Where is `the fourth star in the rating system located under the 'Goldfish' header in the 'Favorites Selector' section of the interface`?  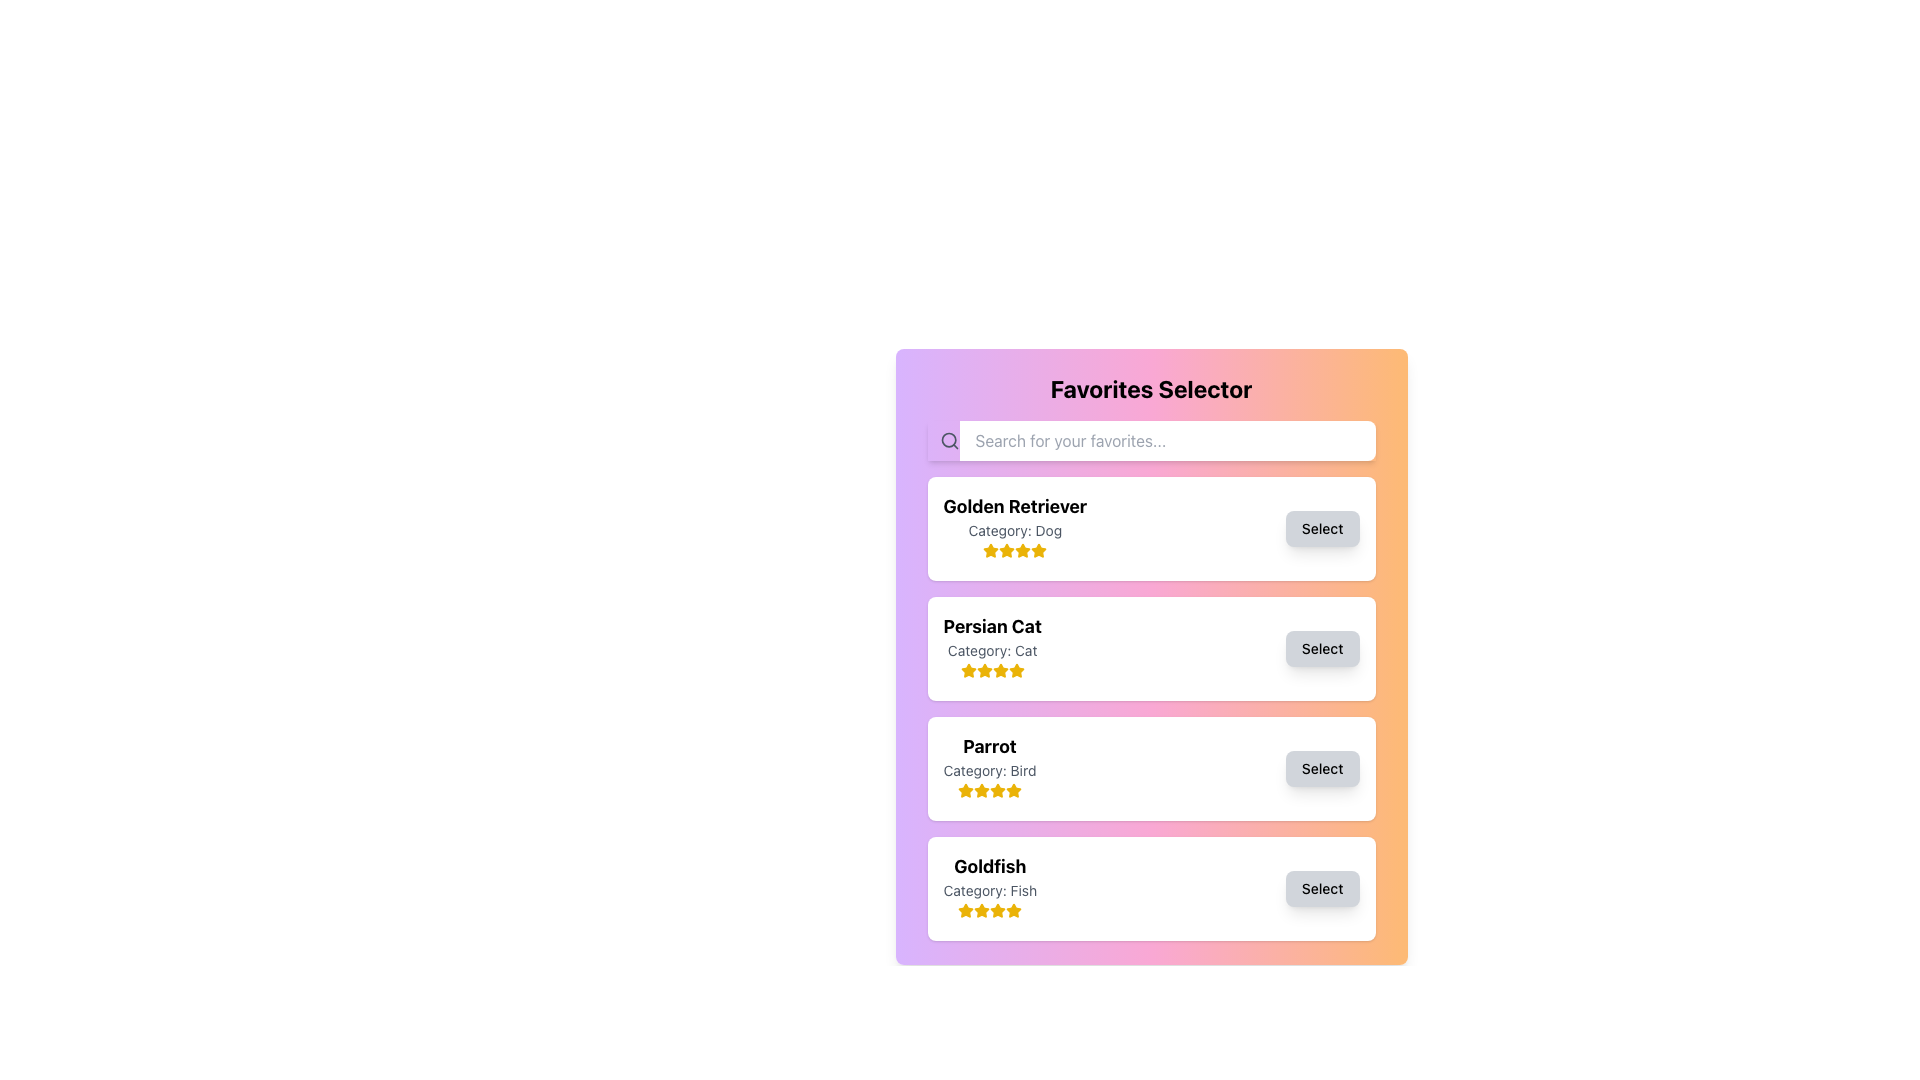
the fourth star in the rating system located under the 'Goldfish' header in the 'Favorites Selector' section of the interface is located at coordinates (990, 910).